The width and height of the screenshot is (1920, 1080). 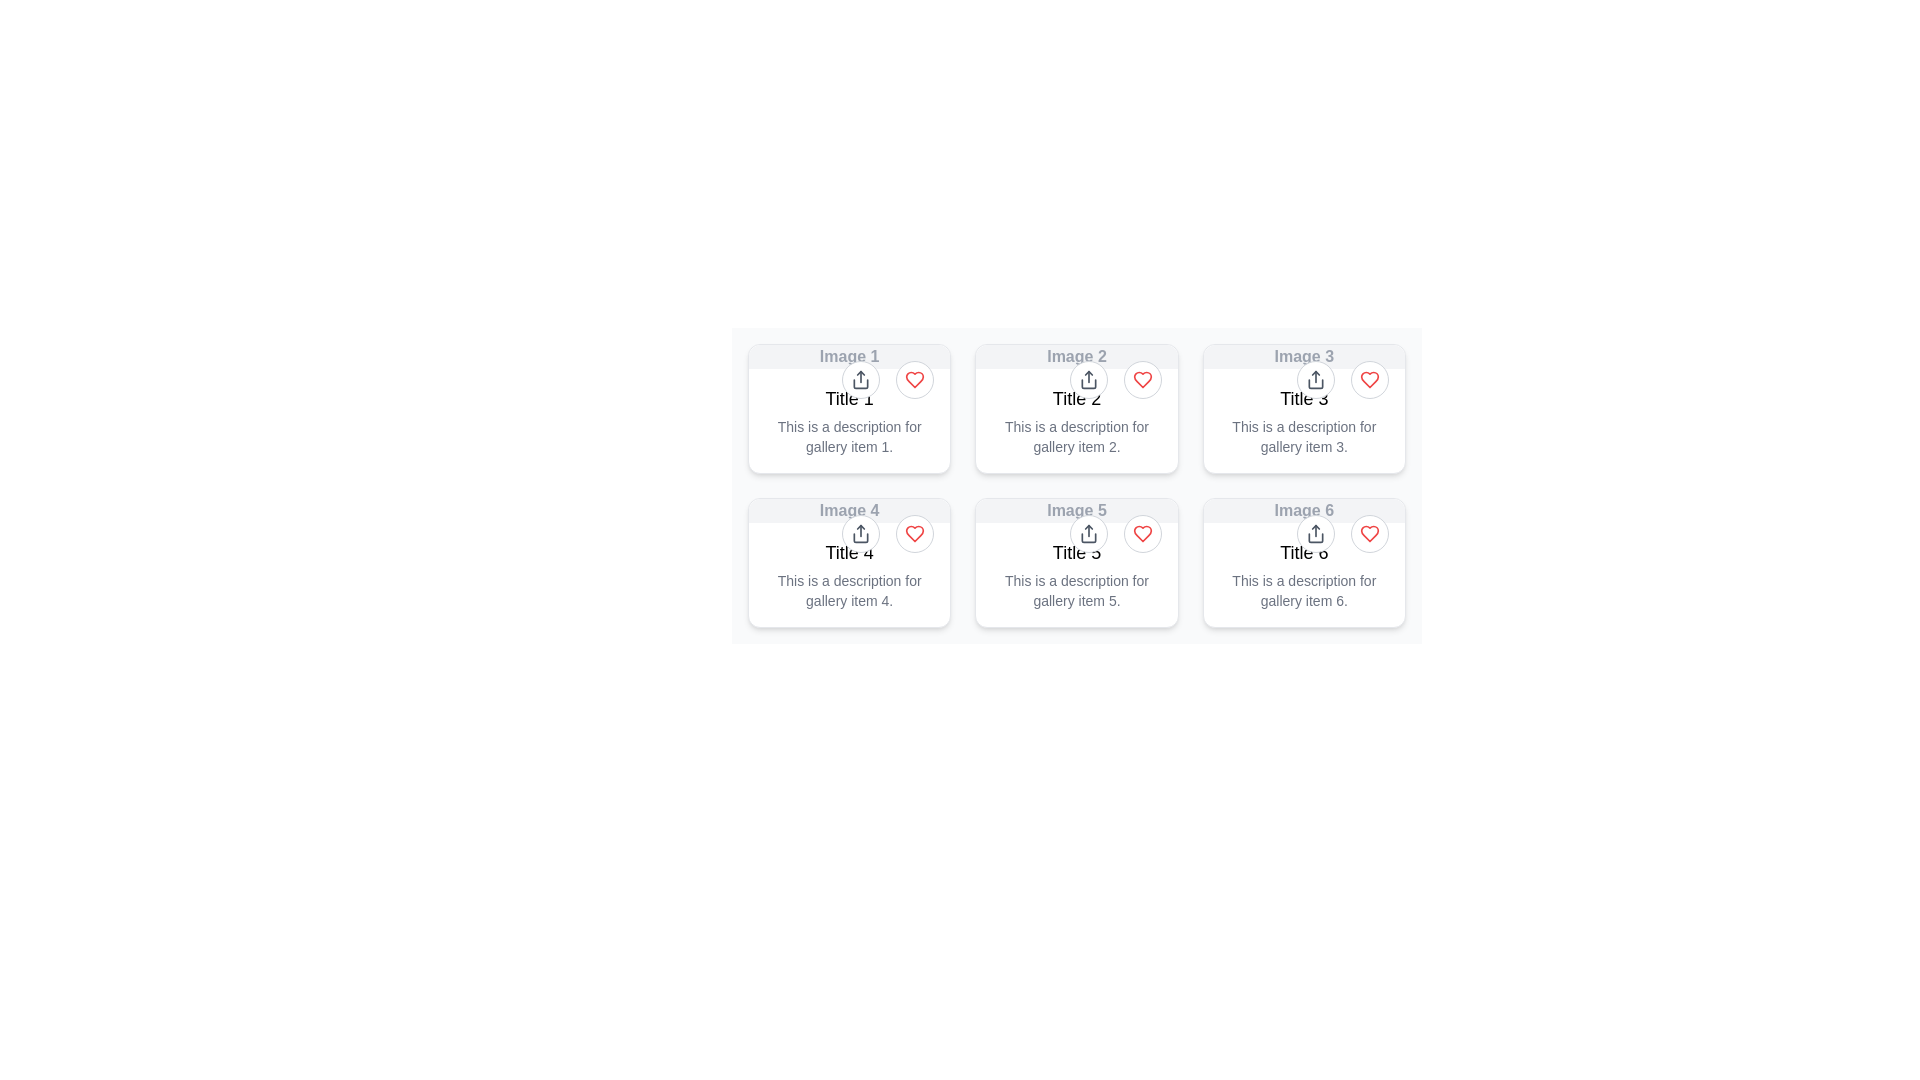 I want to click on the favorite/unfavorite button located in the upper-right corner of the card labeled 'Title 2' to mark the associated item as a favorite or unfavorite, so click(x=1142, y=380).